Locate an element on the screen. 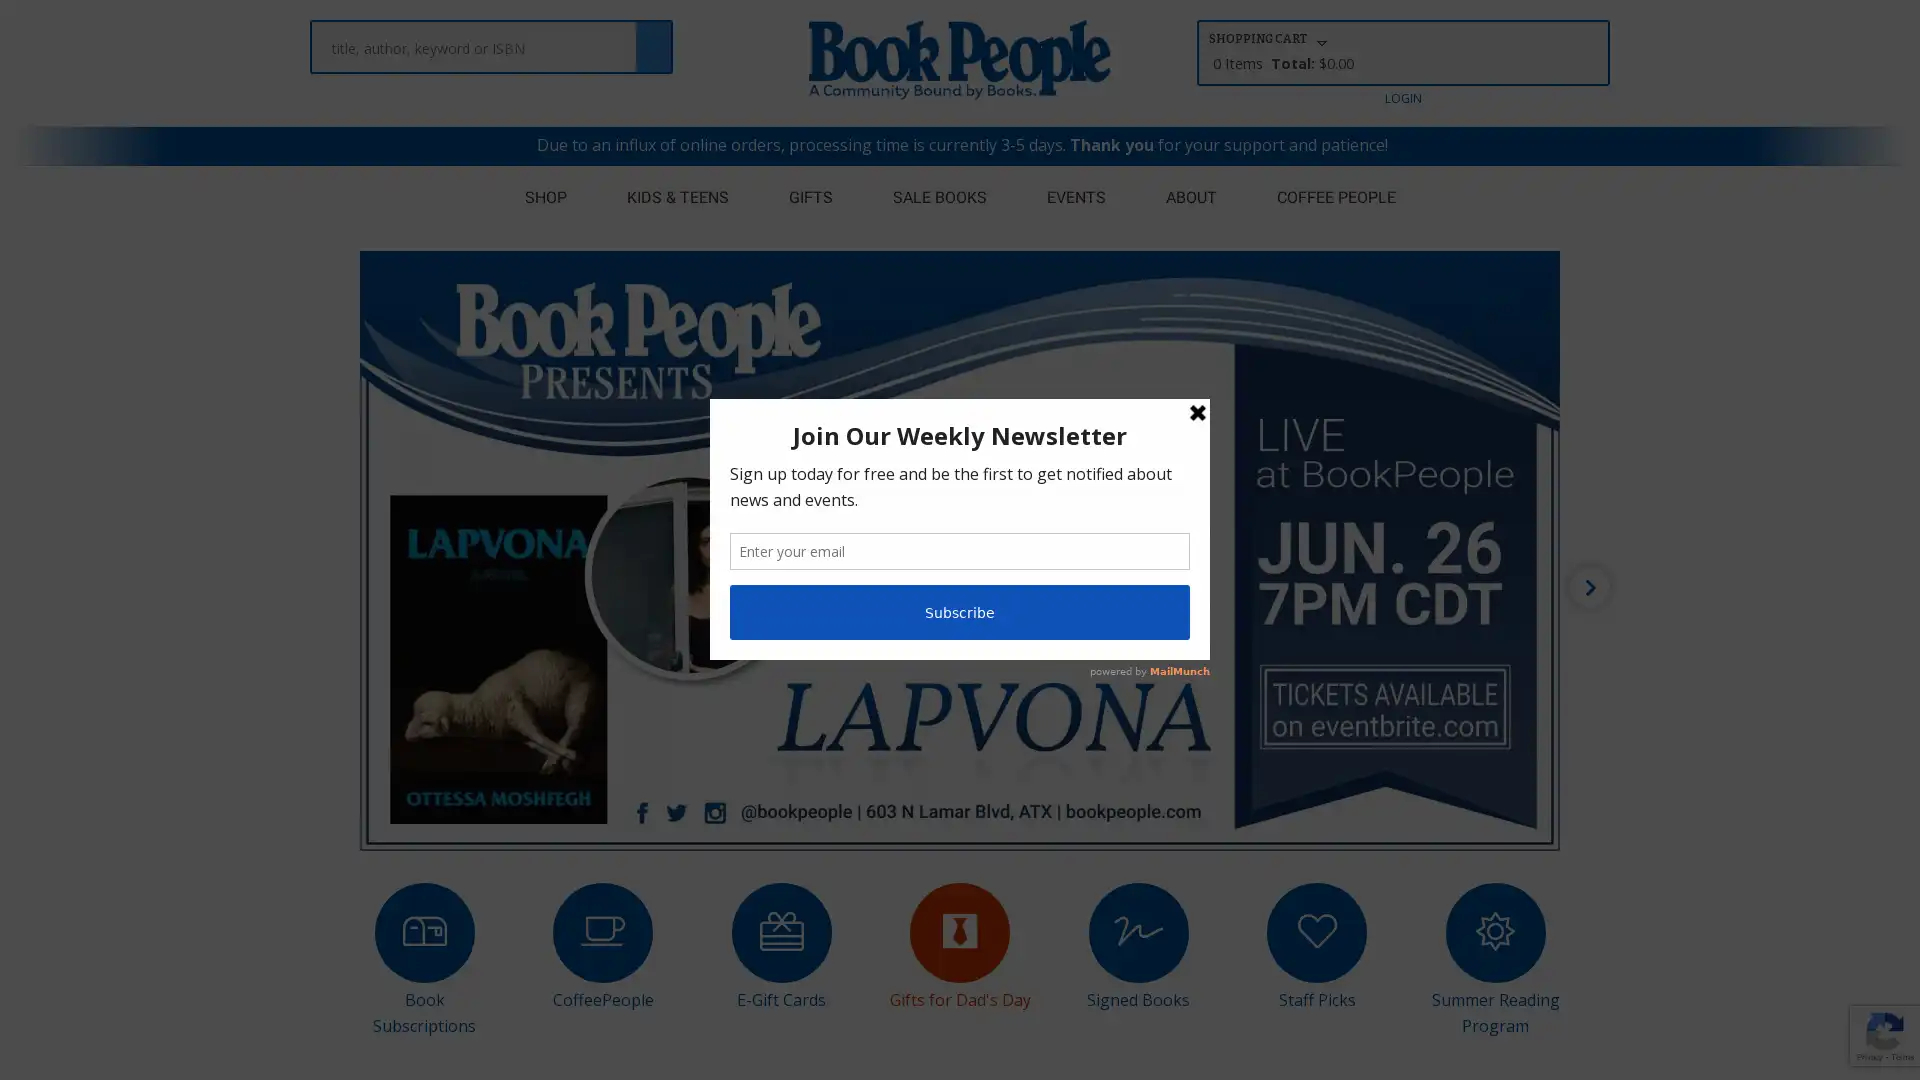  Search is located at coordinates (653, 37).